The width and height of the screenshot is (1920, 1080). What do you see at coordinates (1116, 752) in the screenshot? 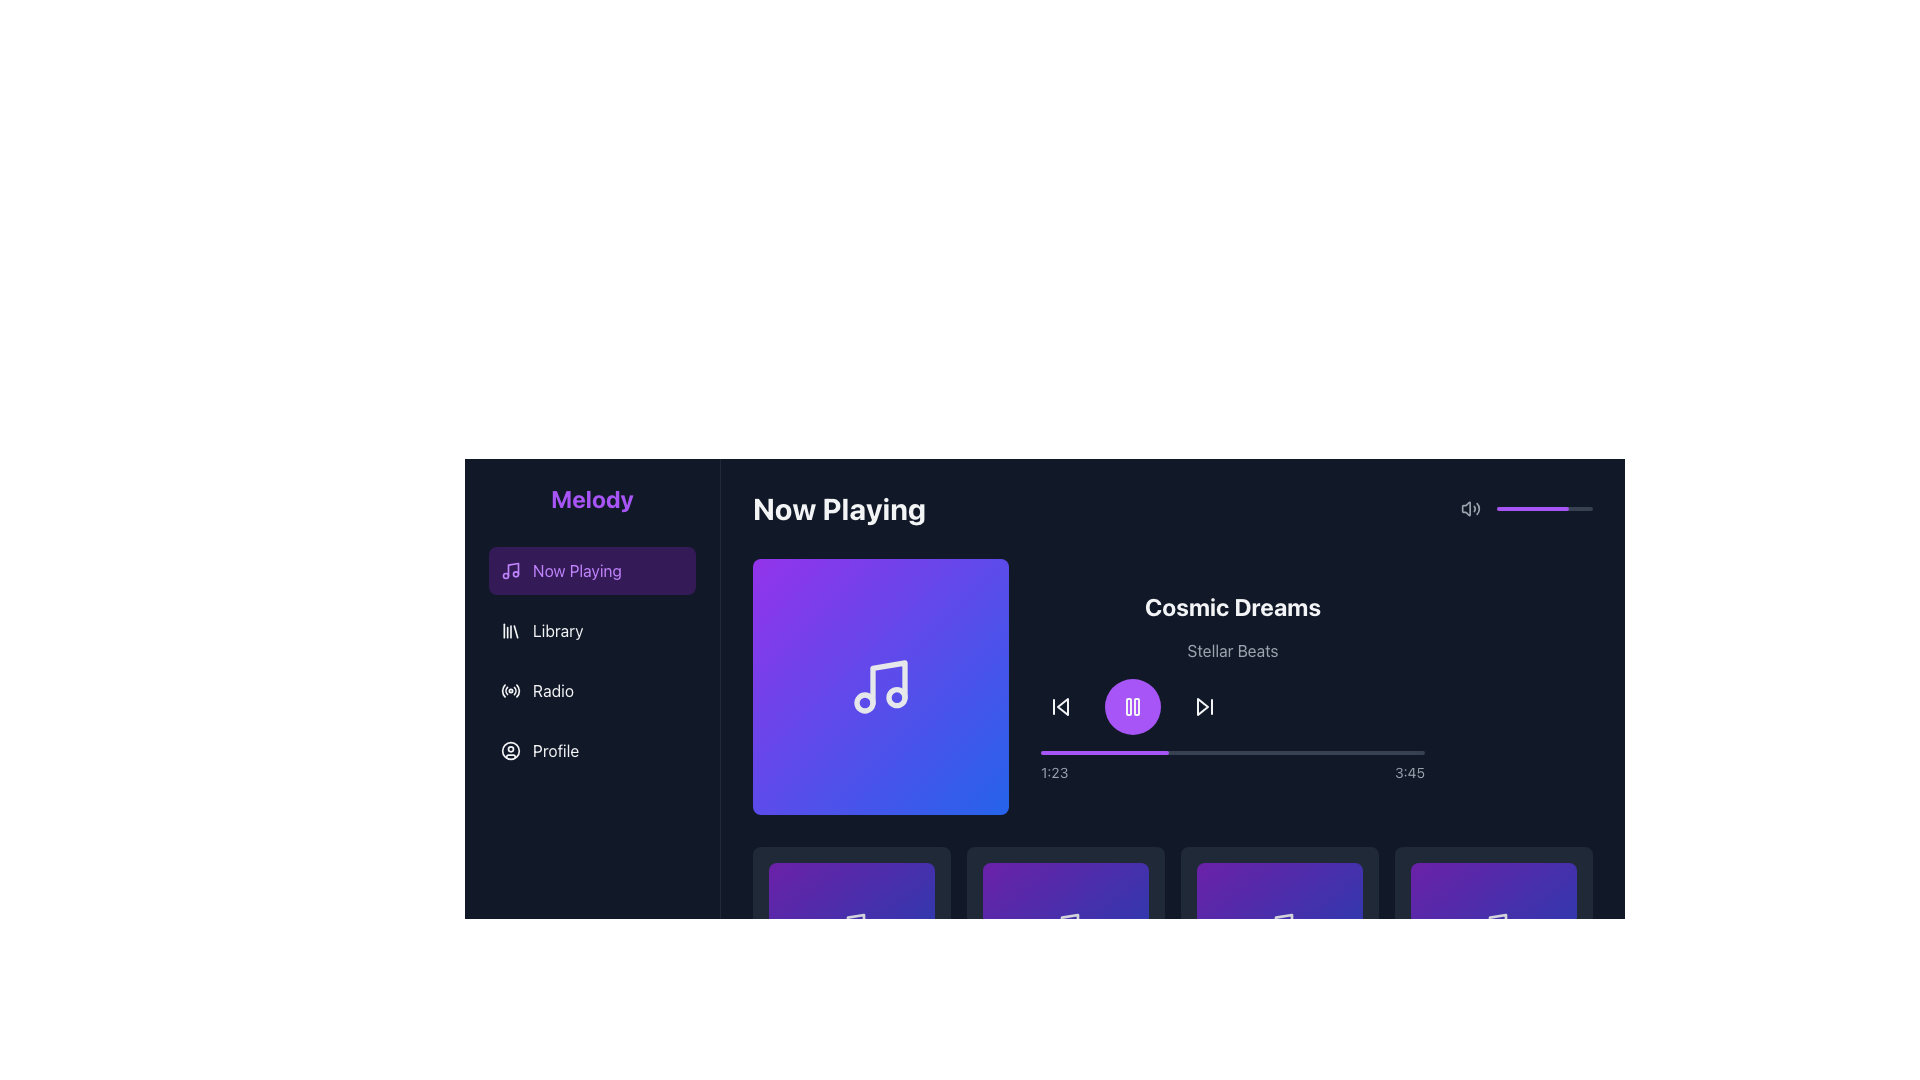
I see `the playback progress` at bounding box center [1116, 752].